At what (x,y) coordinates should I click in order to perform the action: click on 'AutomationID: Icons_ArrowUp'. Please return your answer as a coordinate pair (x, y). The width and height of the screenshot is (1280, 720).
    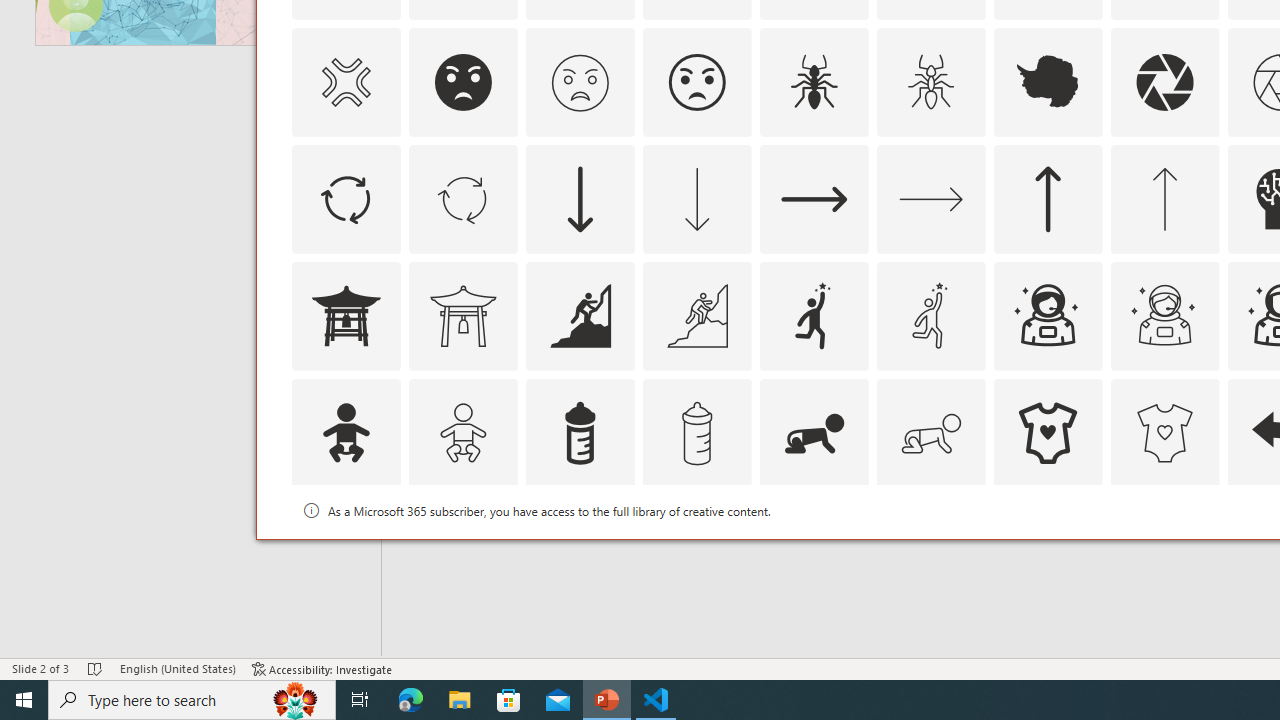
    Looking at the image, I should click on (1047, 198).